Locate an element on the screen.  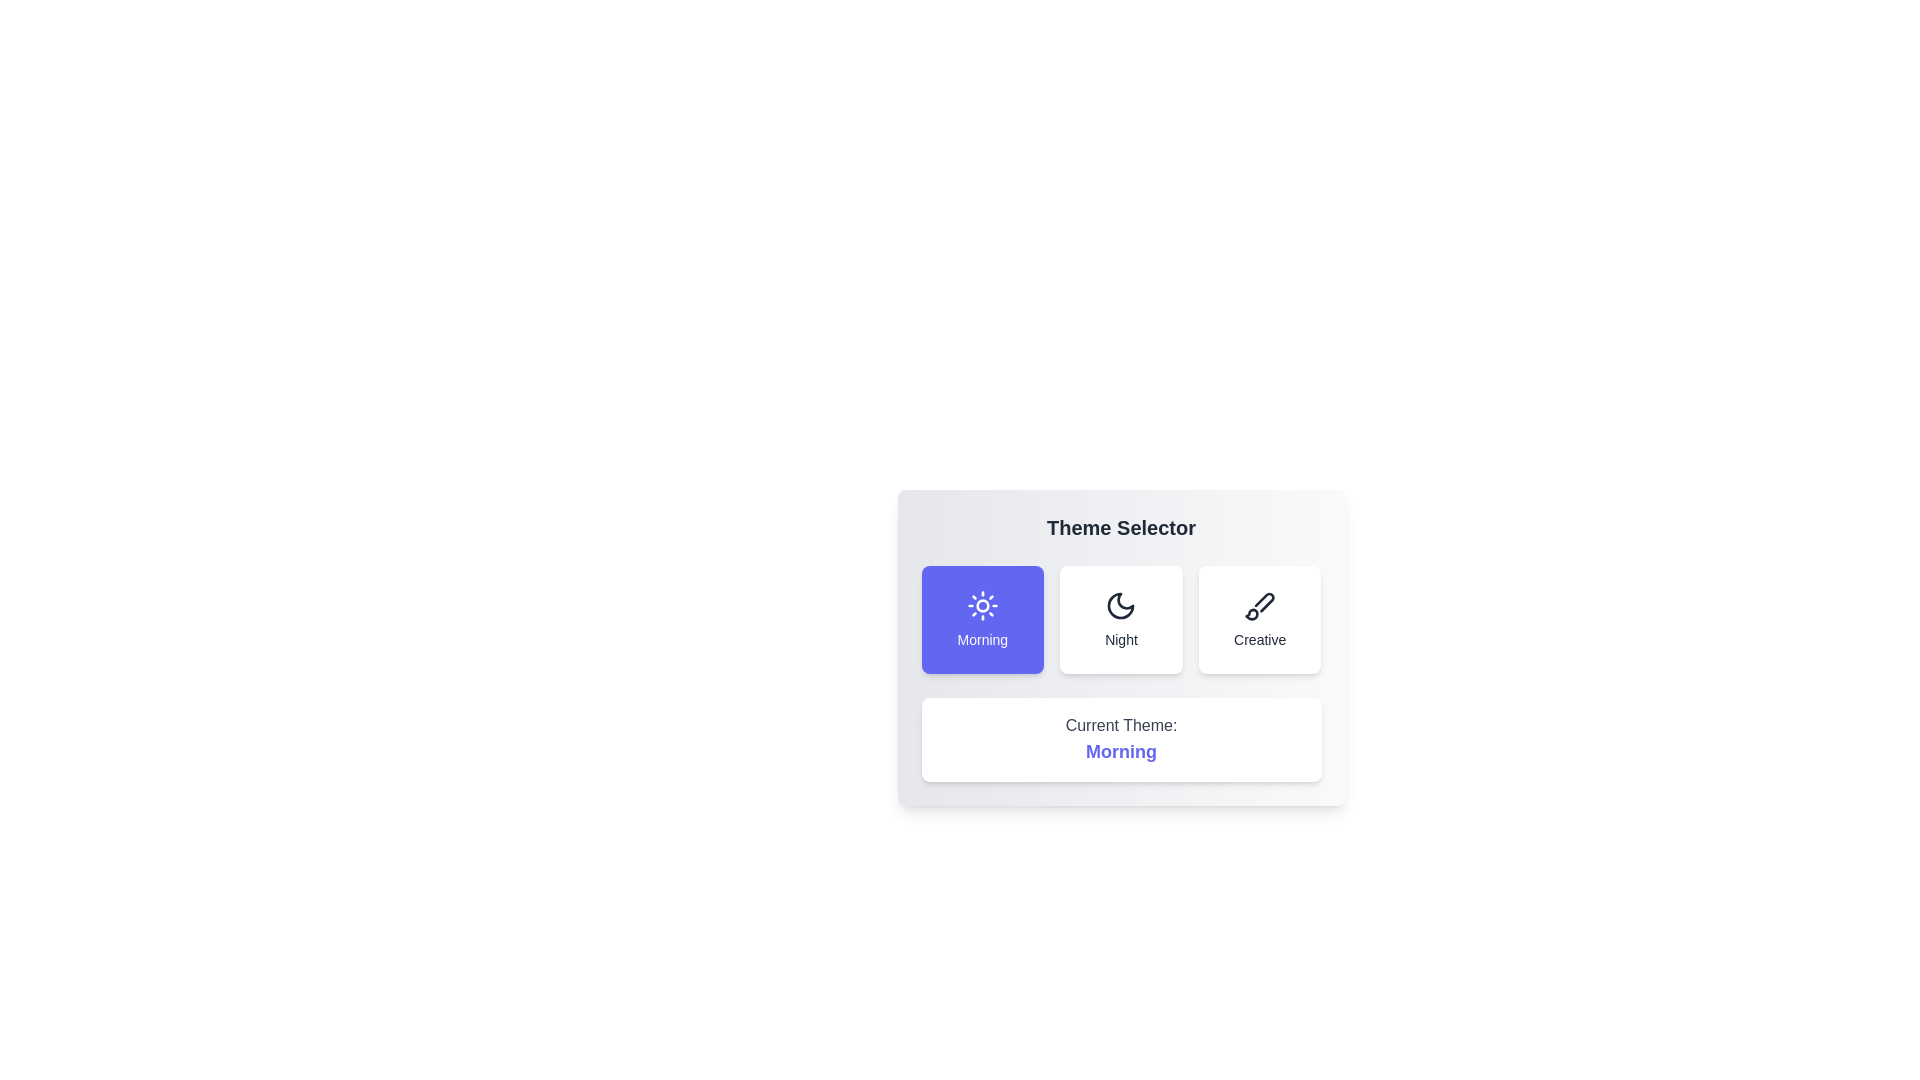
the theme Creative by clicking on its button is located at coordinates (1259, 619).